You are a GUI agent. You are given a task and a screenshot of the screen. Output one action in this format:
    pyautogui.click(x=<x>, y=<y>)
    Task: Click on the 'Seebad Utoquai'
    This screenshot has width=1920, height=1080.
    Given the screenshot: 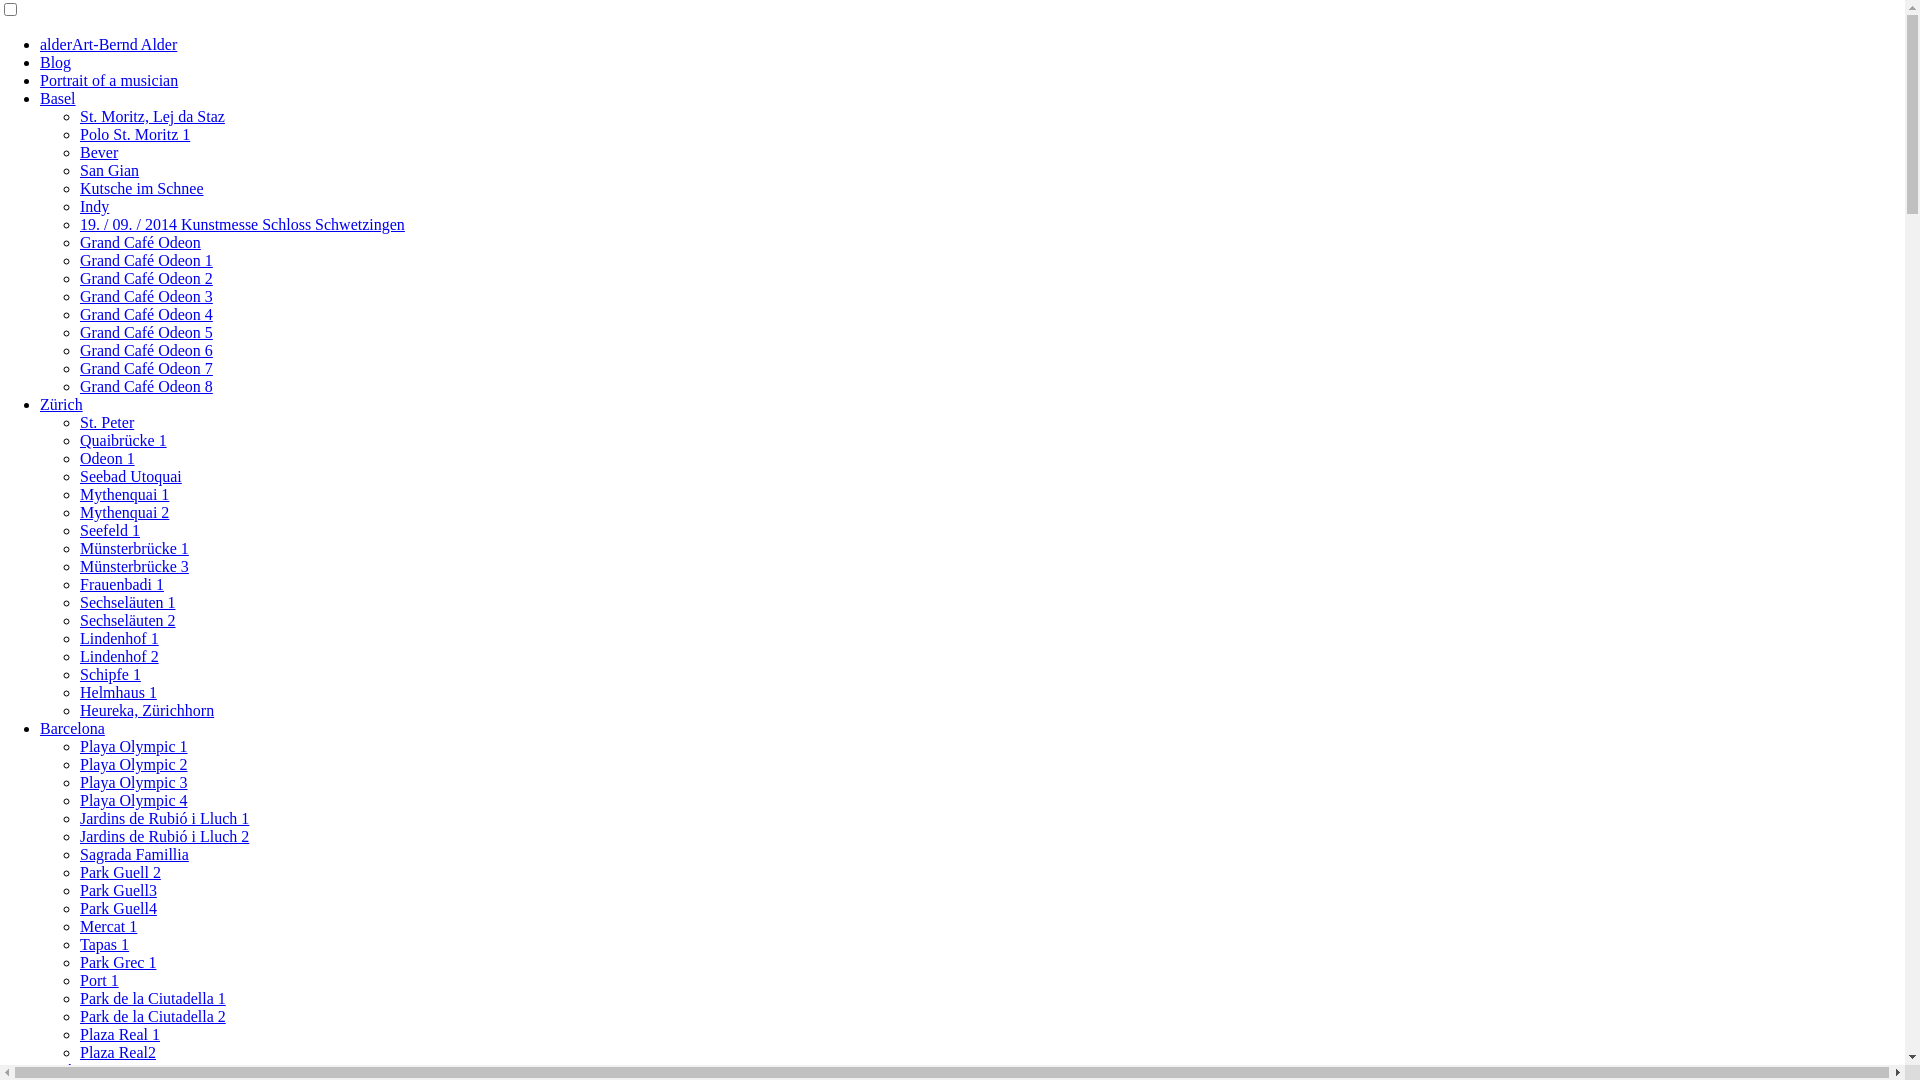 What is the action you would take?
    pyautogui.click(x=129, y=476)
    